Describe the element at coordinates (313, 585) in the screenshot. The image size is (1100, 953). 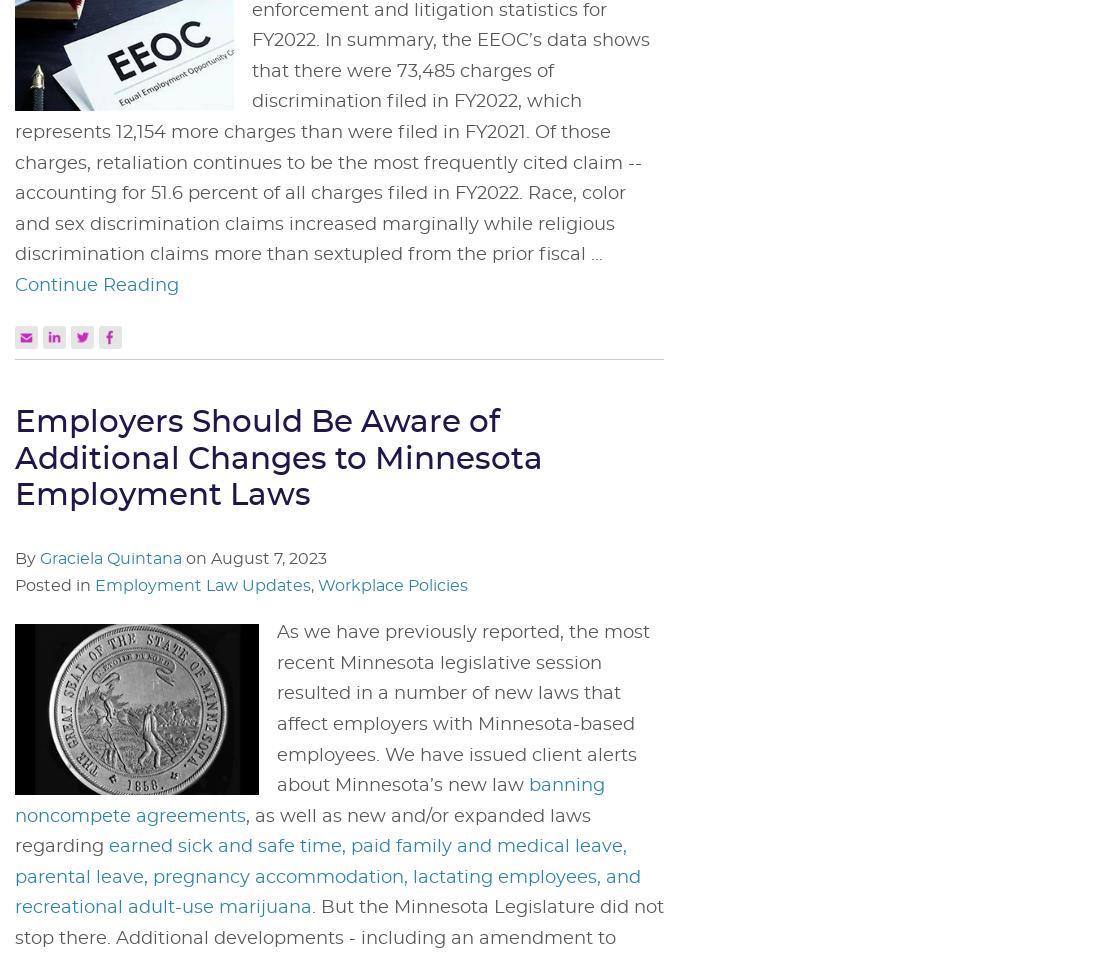
I see `','` at that location.